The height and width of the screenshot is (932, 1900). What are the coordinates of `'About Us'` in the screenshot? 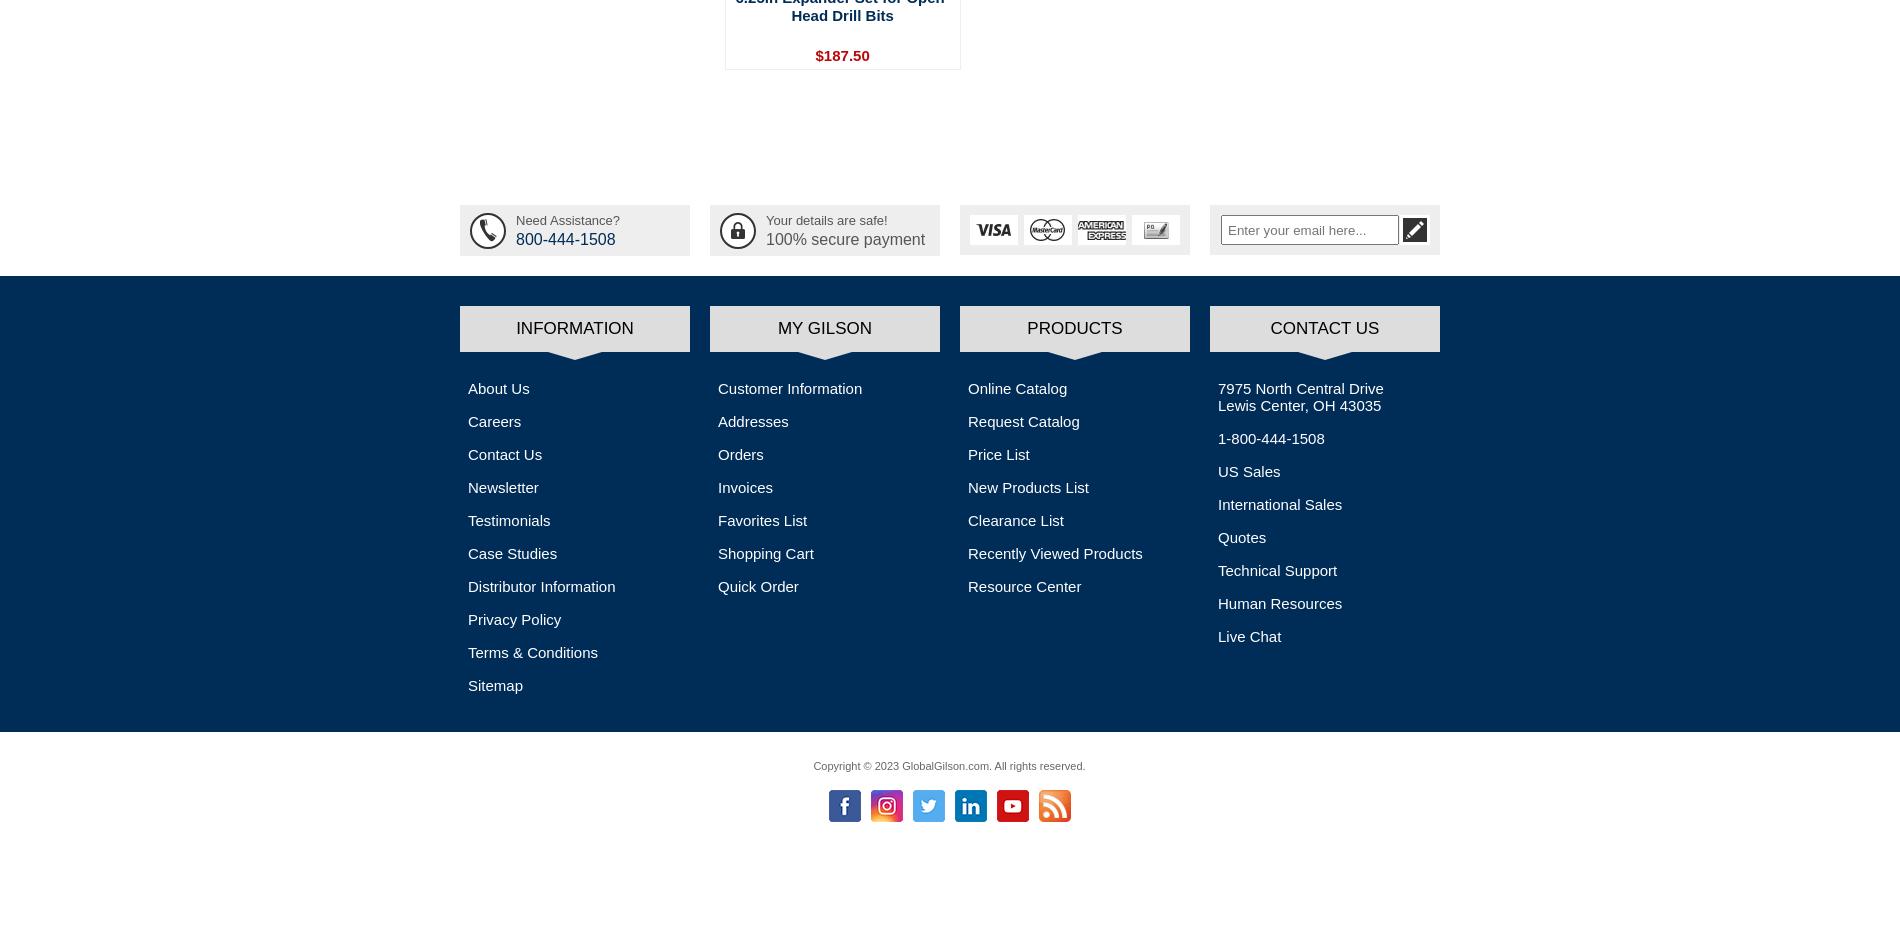 It's located at (498, 386).